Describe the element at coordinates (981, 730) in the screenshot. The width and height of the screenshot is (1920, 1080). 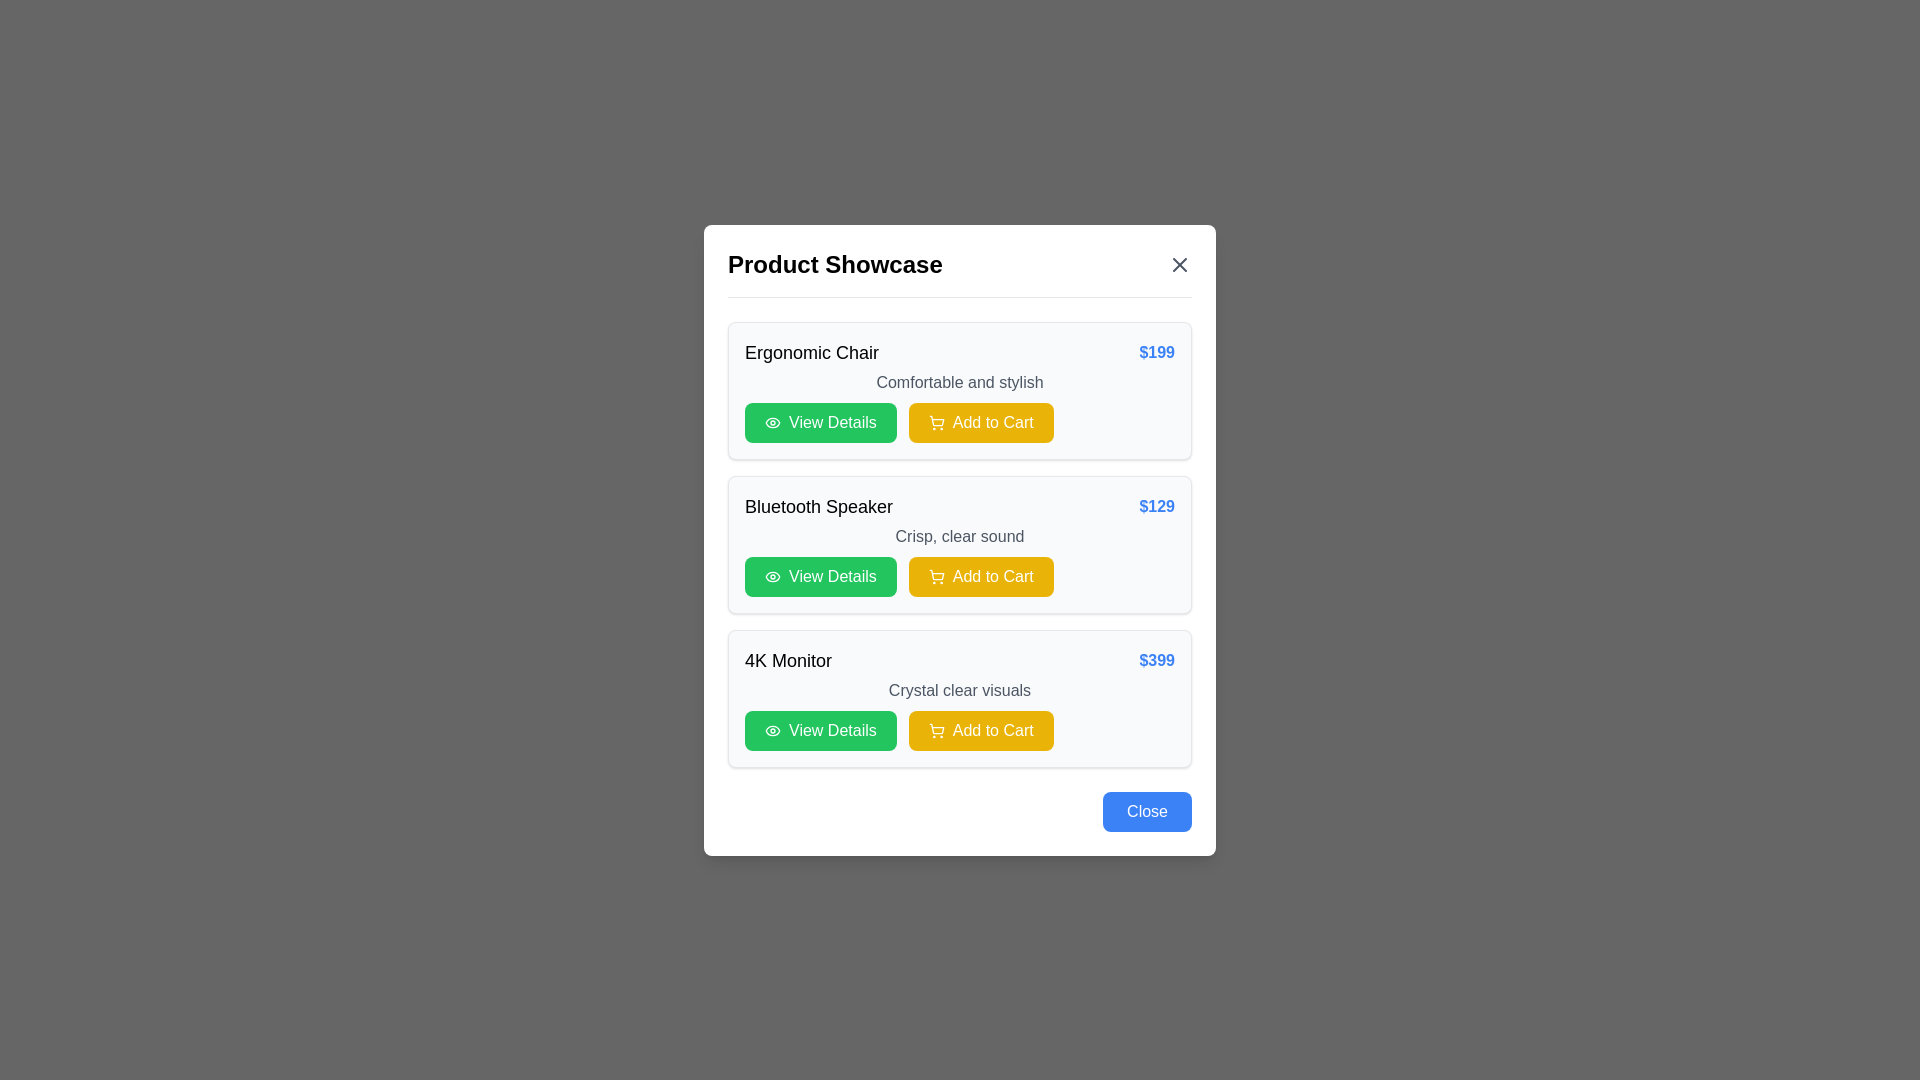
I see `the second interactive button in the product row` at that location.